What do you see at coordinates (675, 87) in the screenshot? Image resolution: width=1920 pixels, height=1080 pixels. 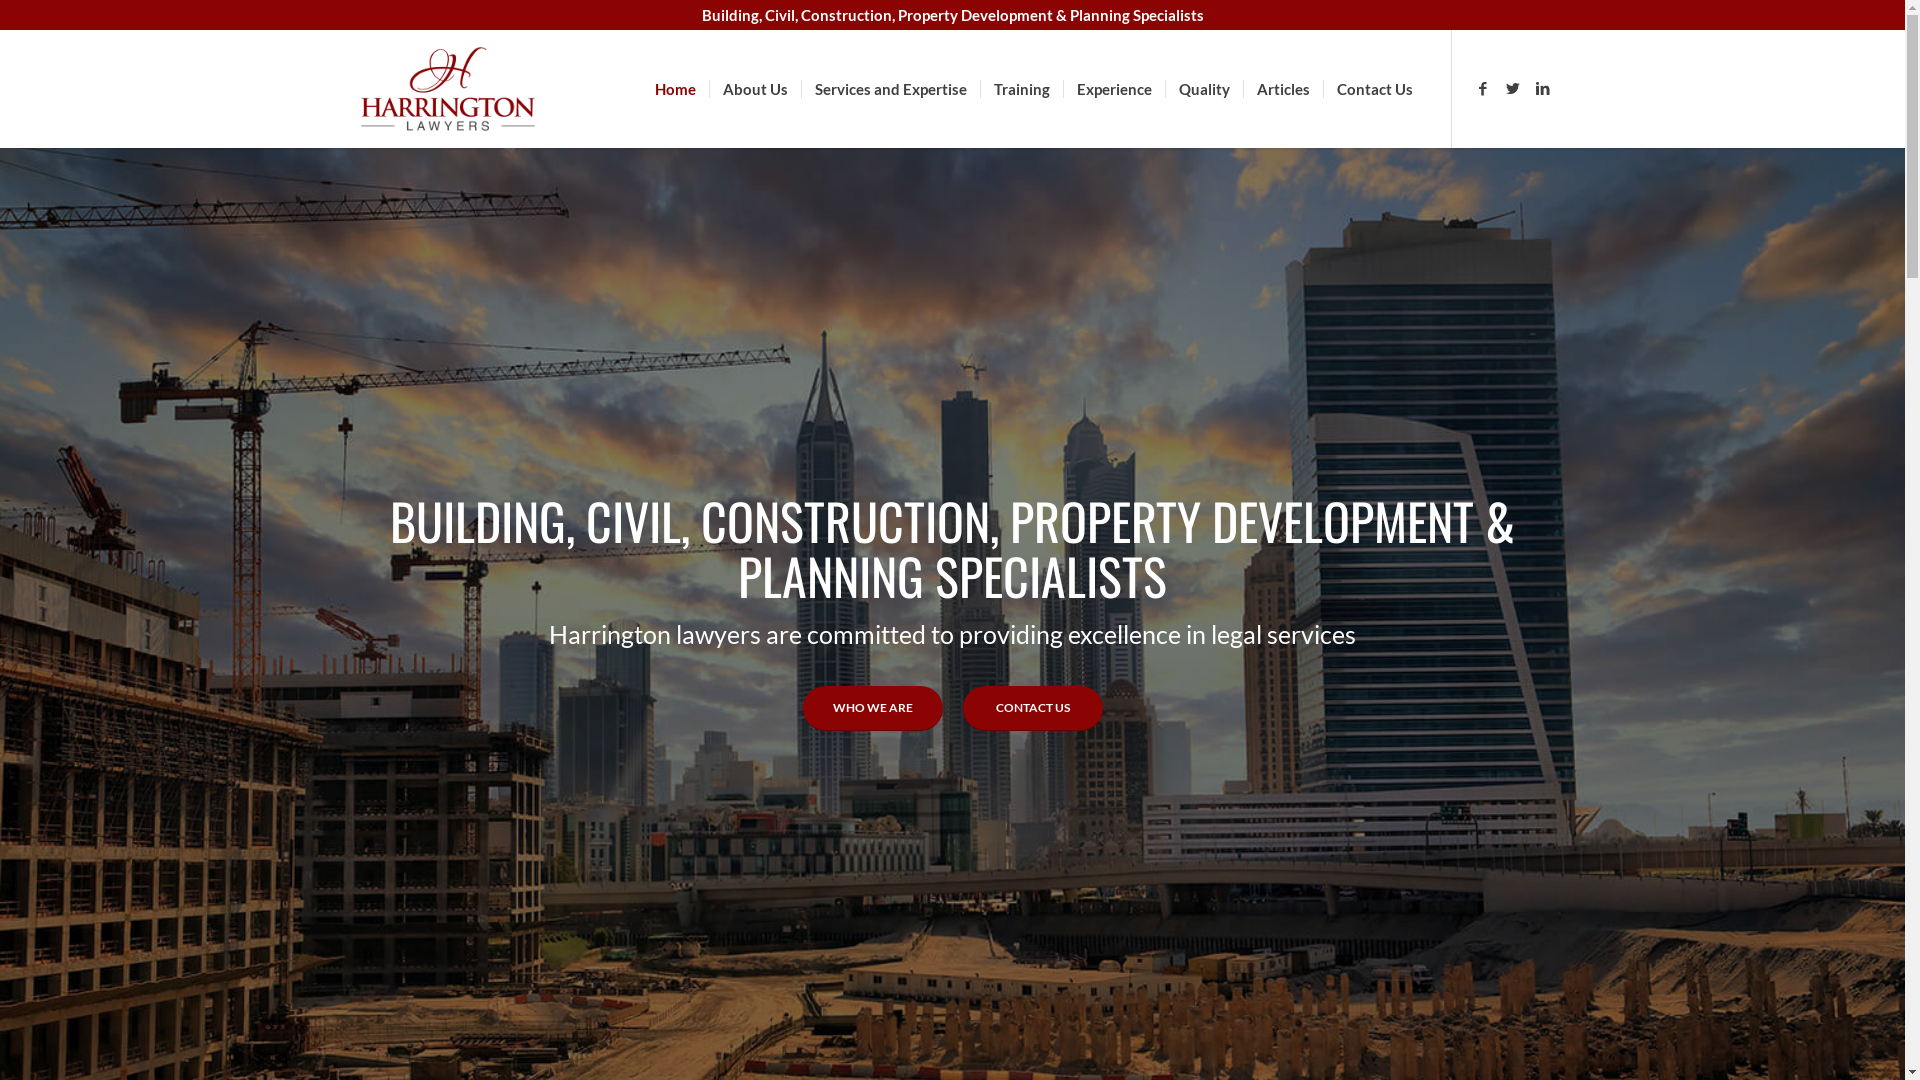 I see `'Home'` at bounding box center [675, 87].